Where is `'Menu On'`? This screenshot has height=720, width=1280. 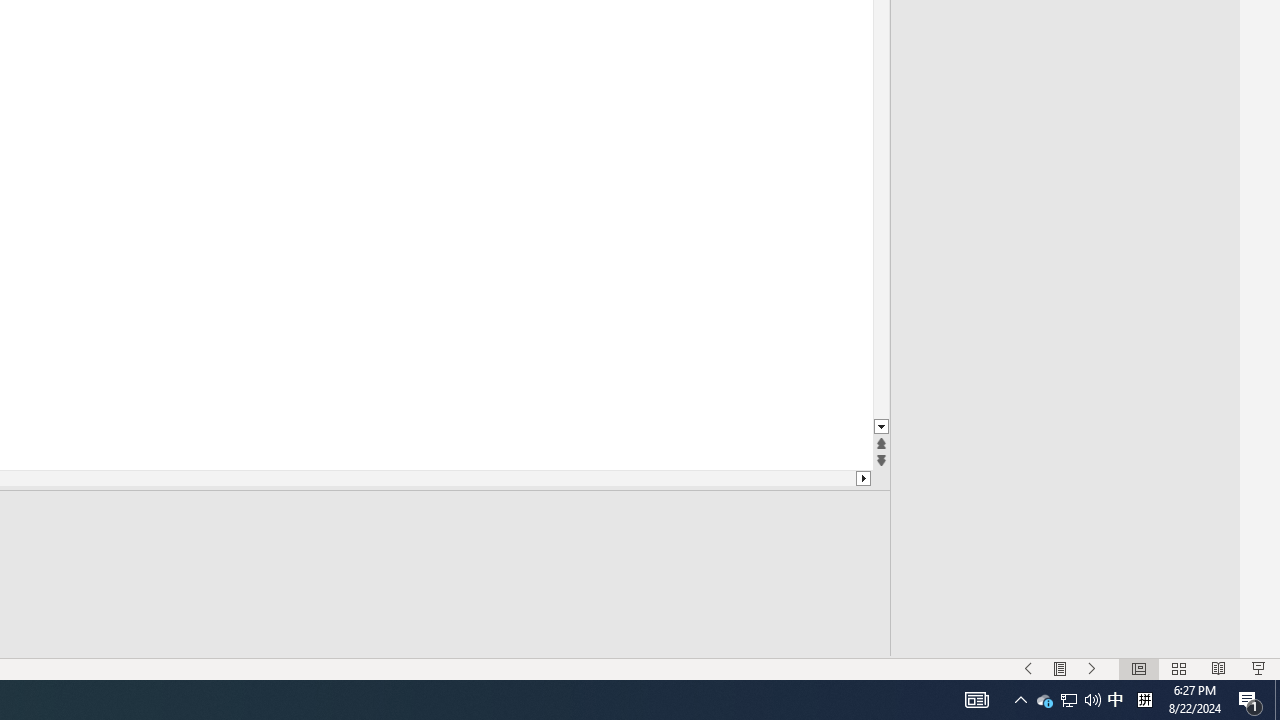 'Menu On' is located at coordinates (1059, 669).